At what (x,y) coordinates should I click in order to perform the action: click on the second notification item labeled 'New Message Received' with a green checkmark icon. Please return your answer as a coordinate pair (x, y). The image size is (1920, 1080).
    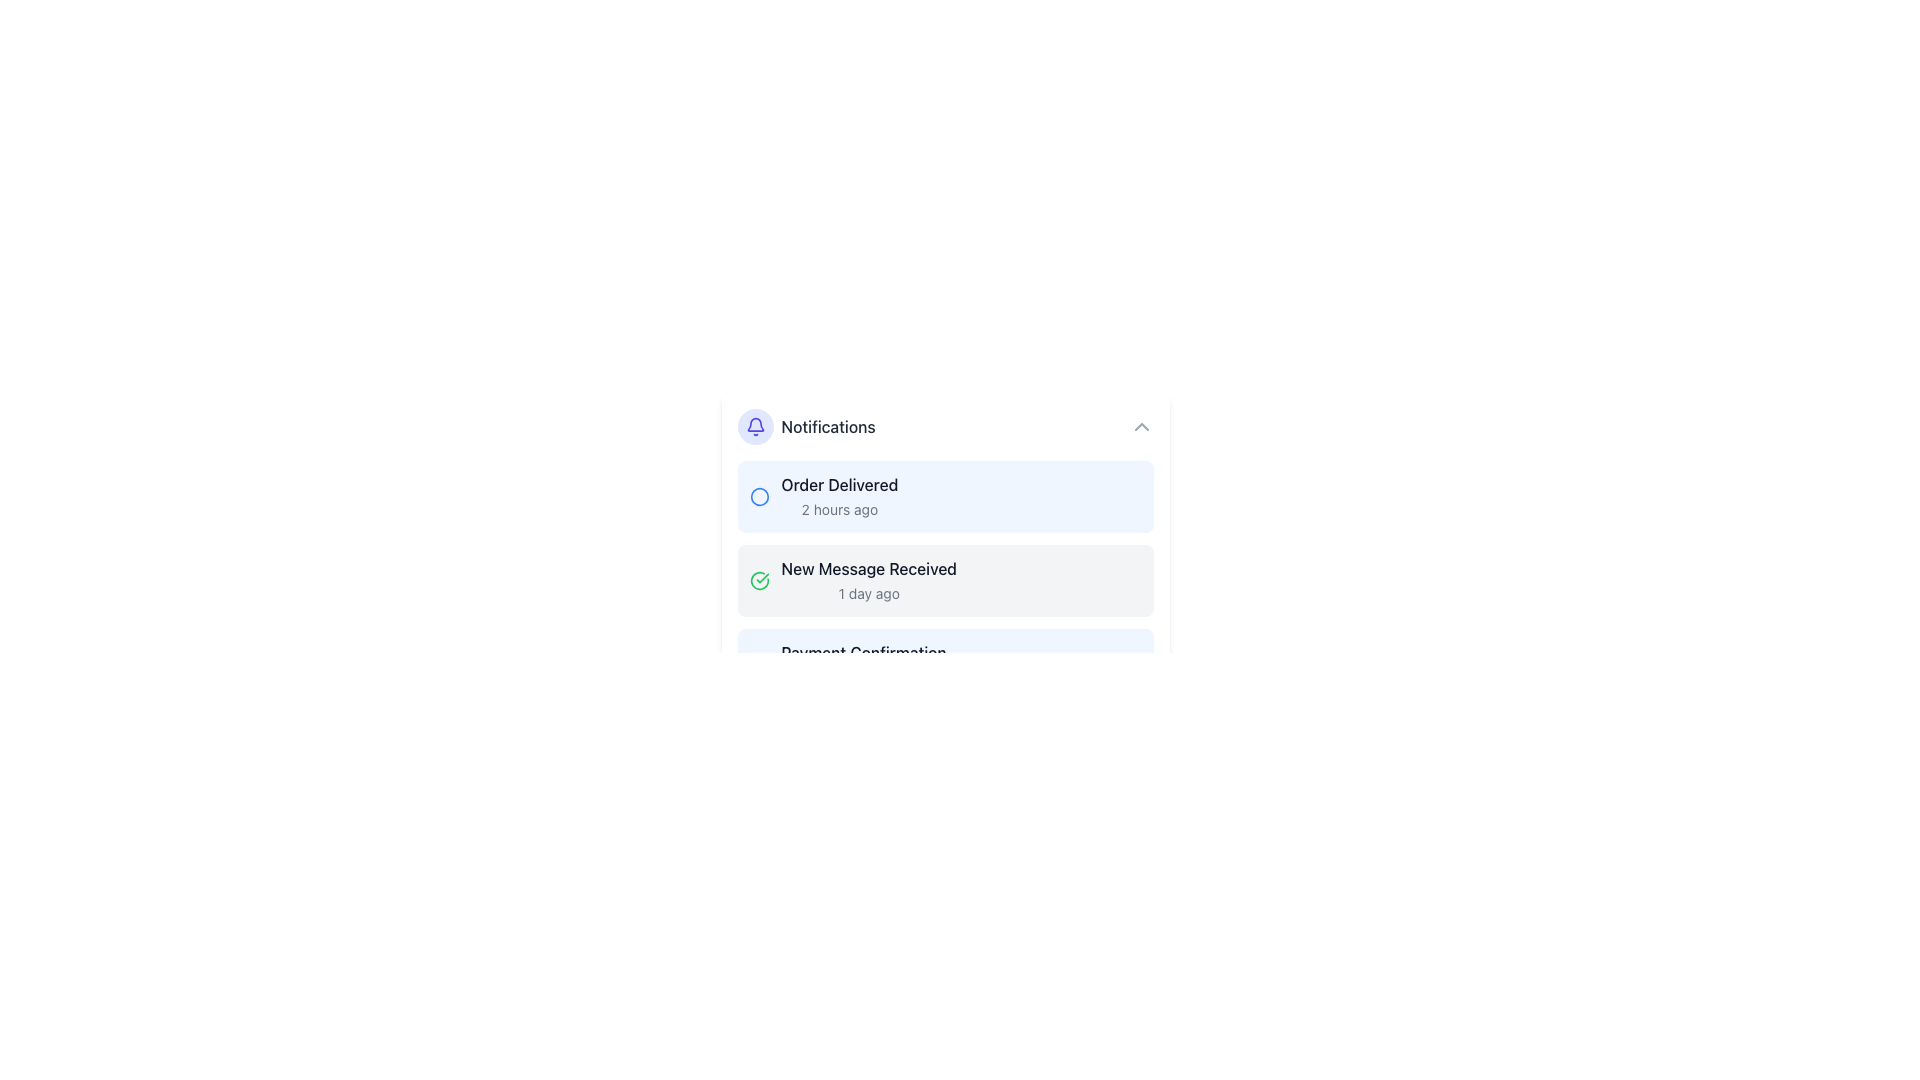
    Looking at the image, I should click on (944, 581).